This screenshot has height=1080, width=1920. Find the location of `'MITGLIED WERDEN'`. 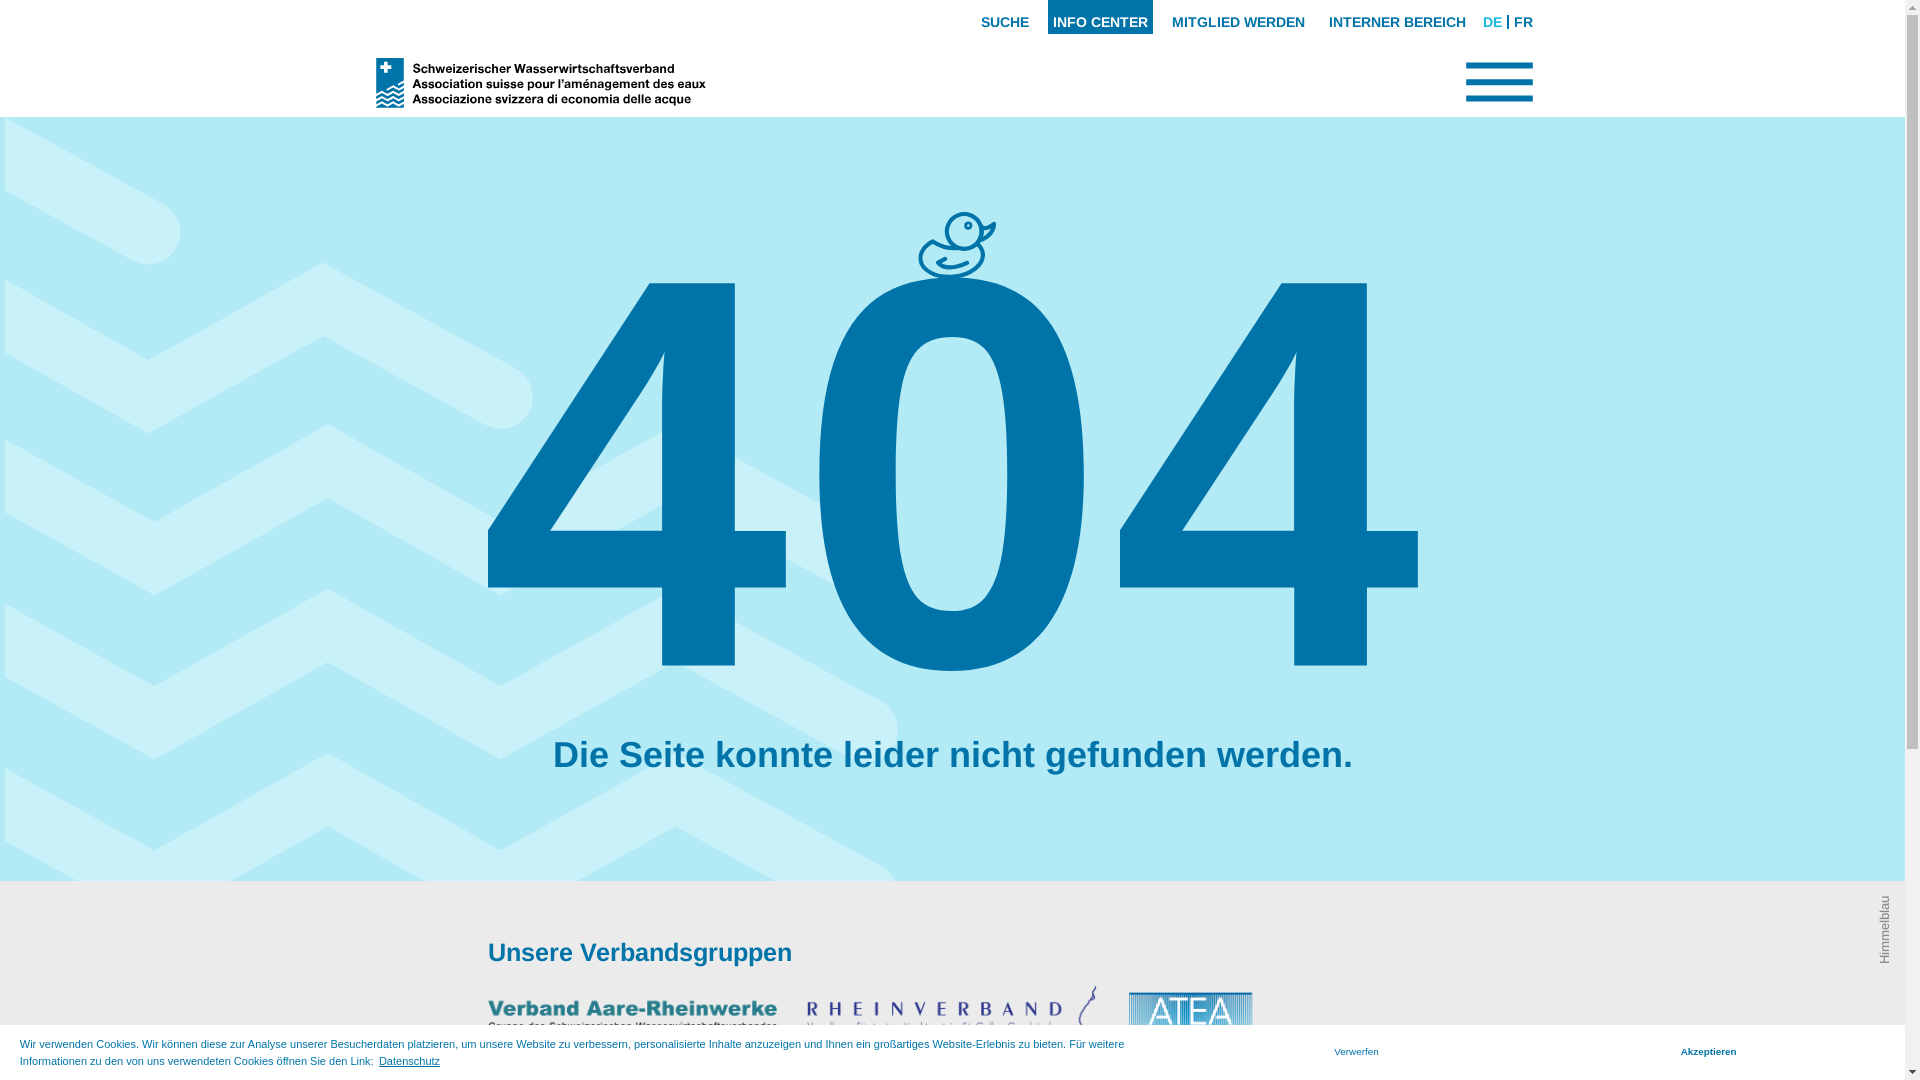

'MITGLIED WERDEN' is located at coordinates (1236, 16).